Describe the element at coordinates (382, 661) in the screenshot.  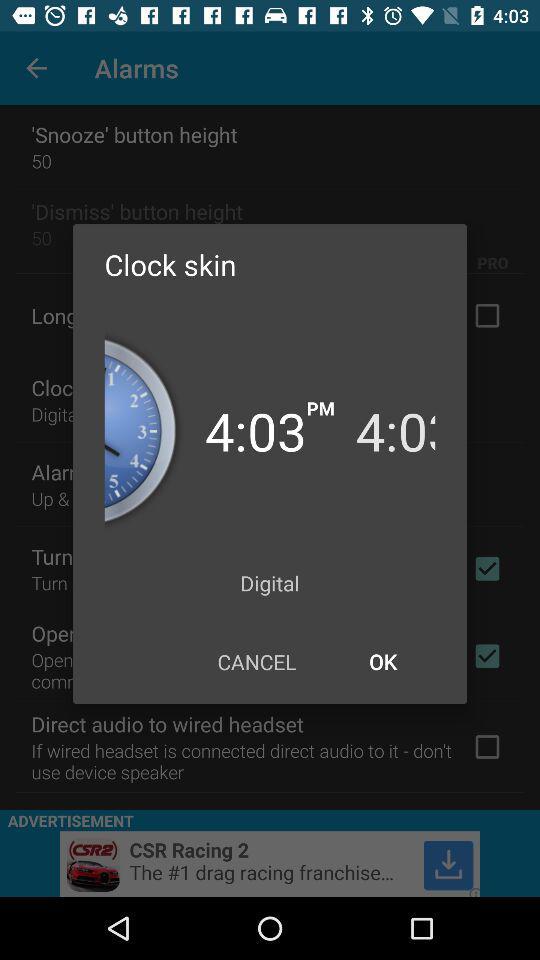
I see `item at the bottom right corner` at that location.